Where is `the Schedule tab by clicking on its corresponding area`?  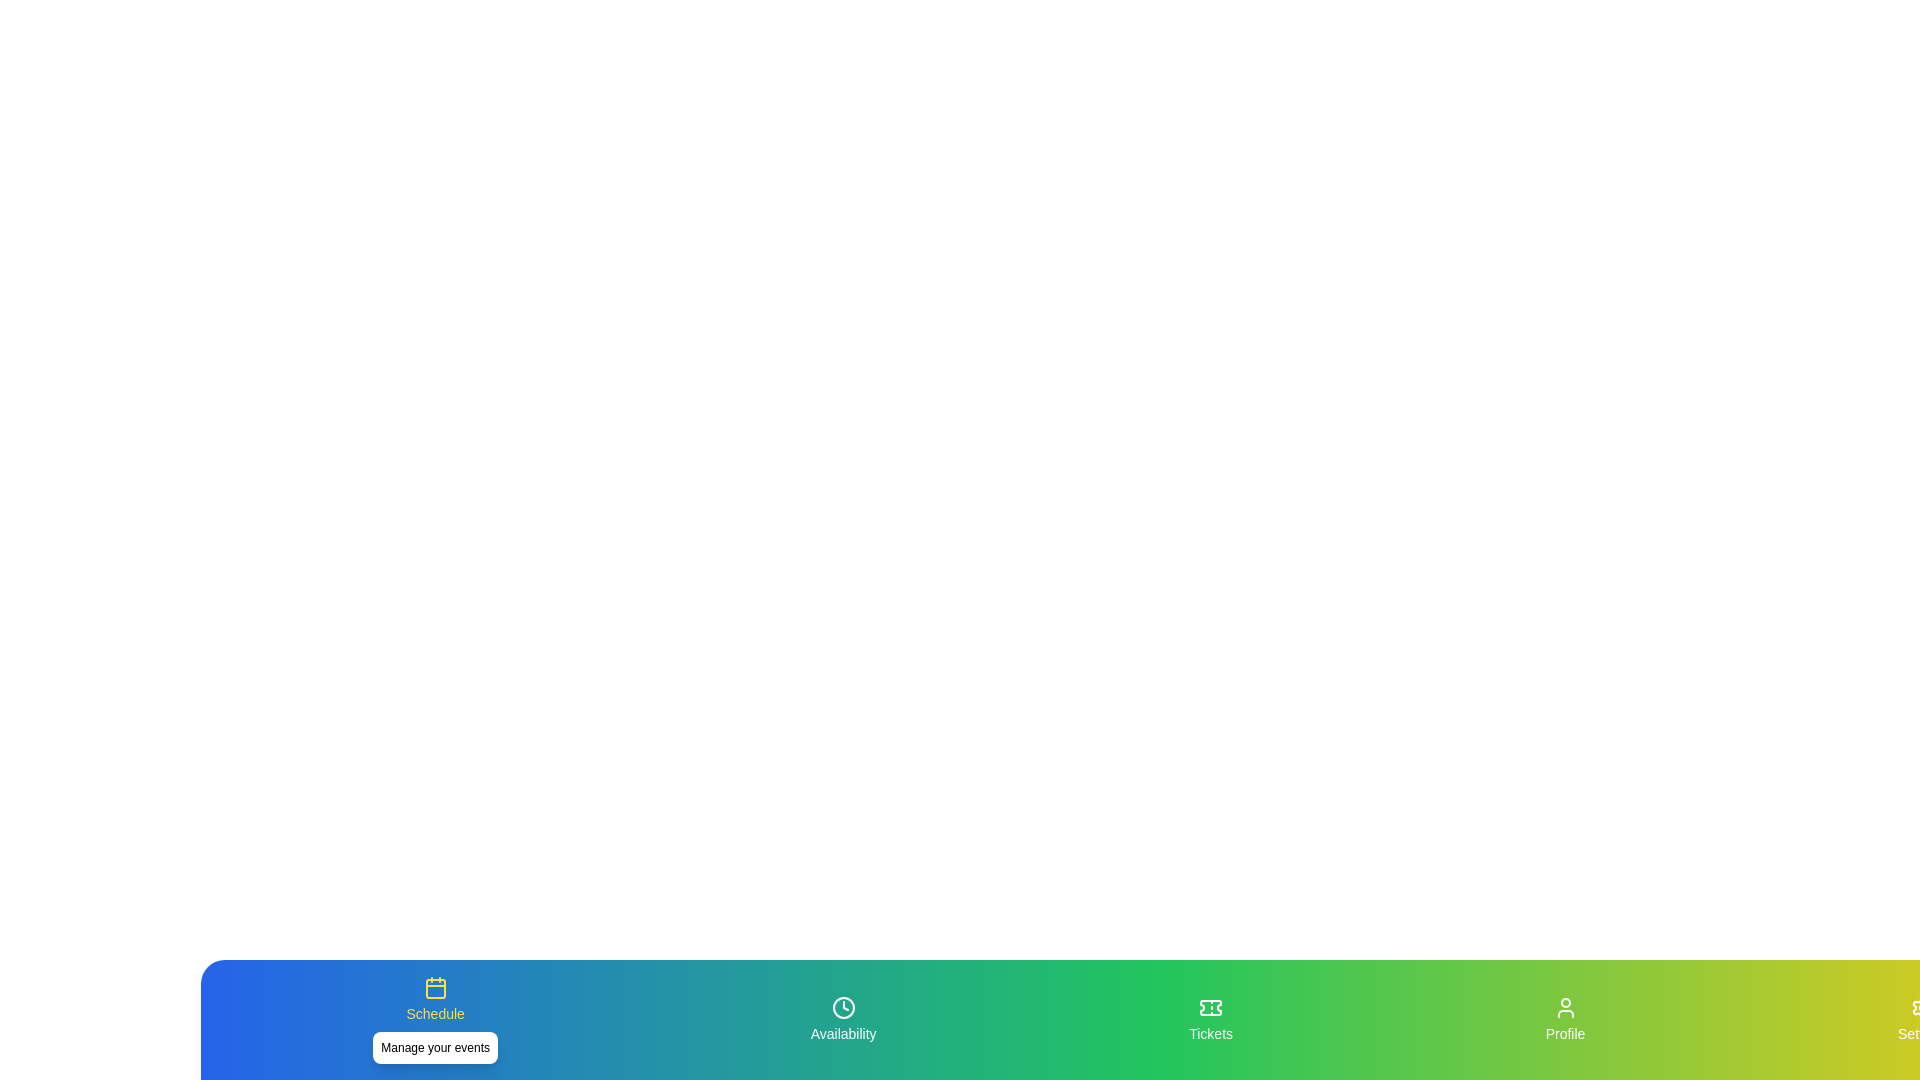 the Schedule tab by clicking on its corresponding area is located at coordinates (434, 1019).